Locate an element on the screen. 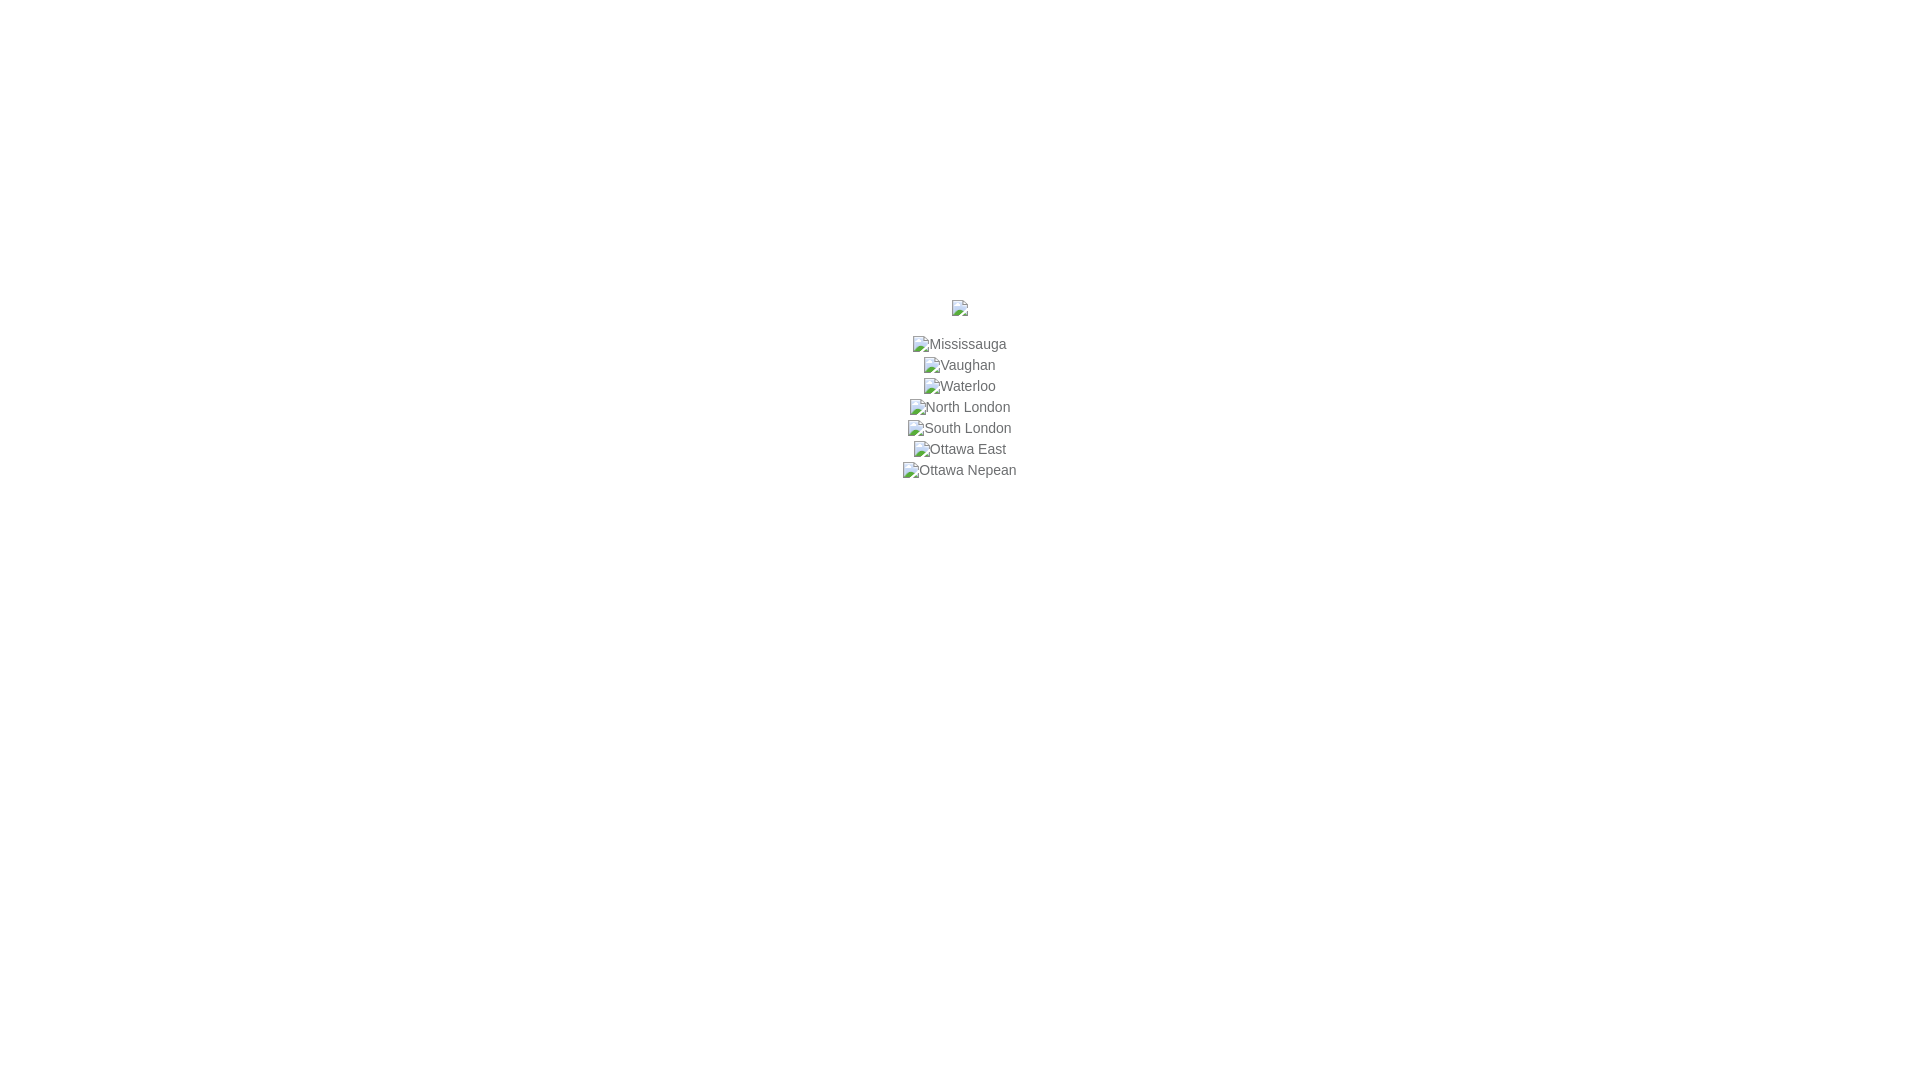 The height and width of the screenshot is (1080, 1920). 'South London' is located at coordinates (958, 427).